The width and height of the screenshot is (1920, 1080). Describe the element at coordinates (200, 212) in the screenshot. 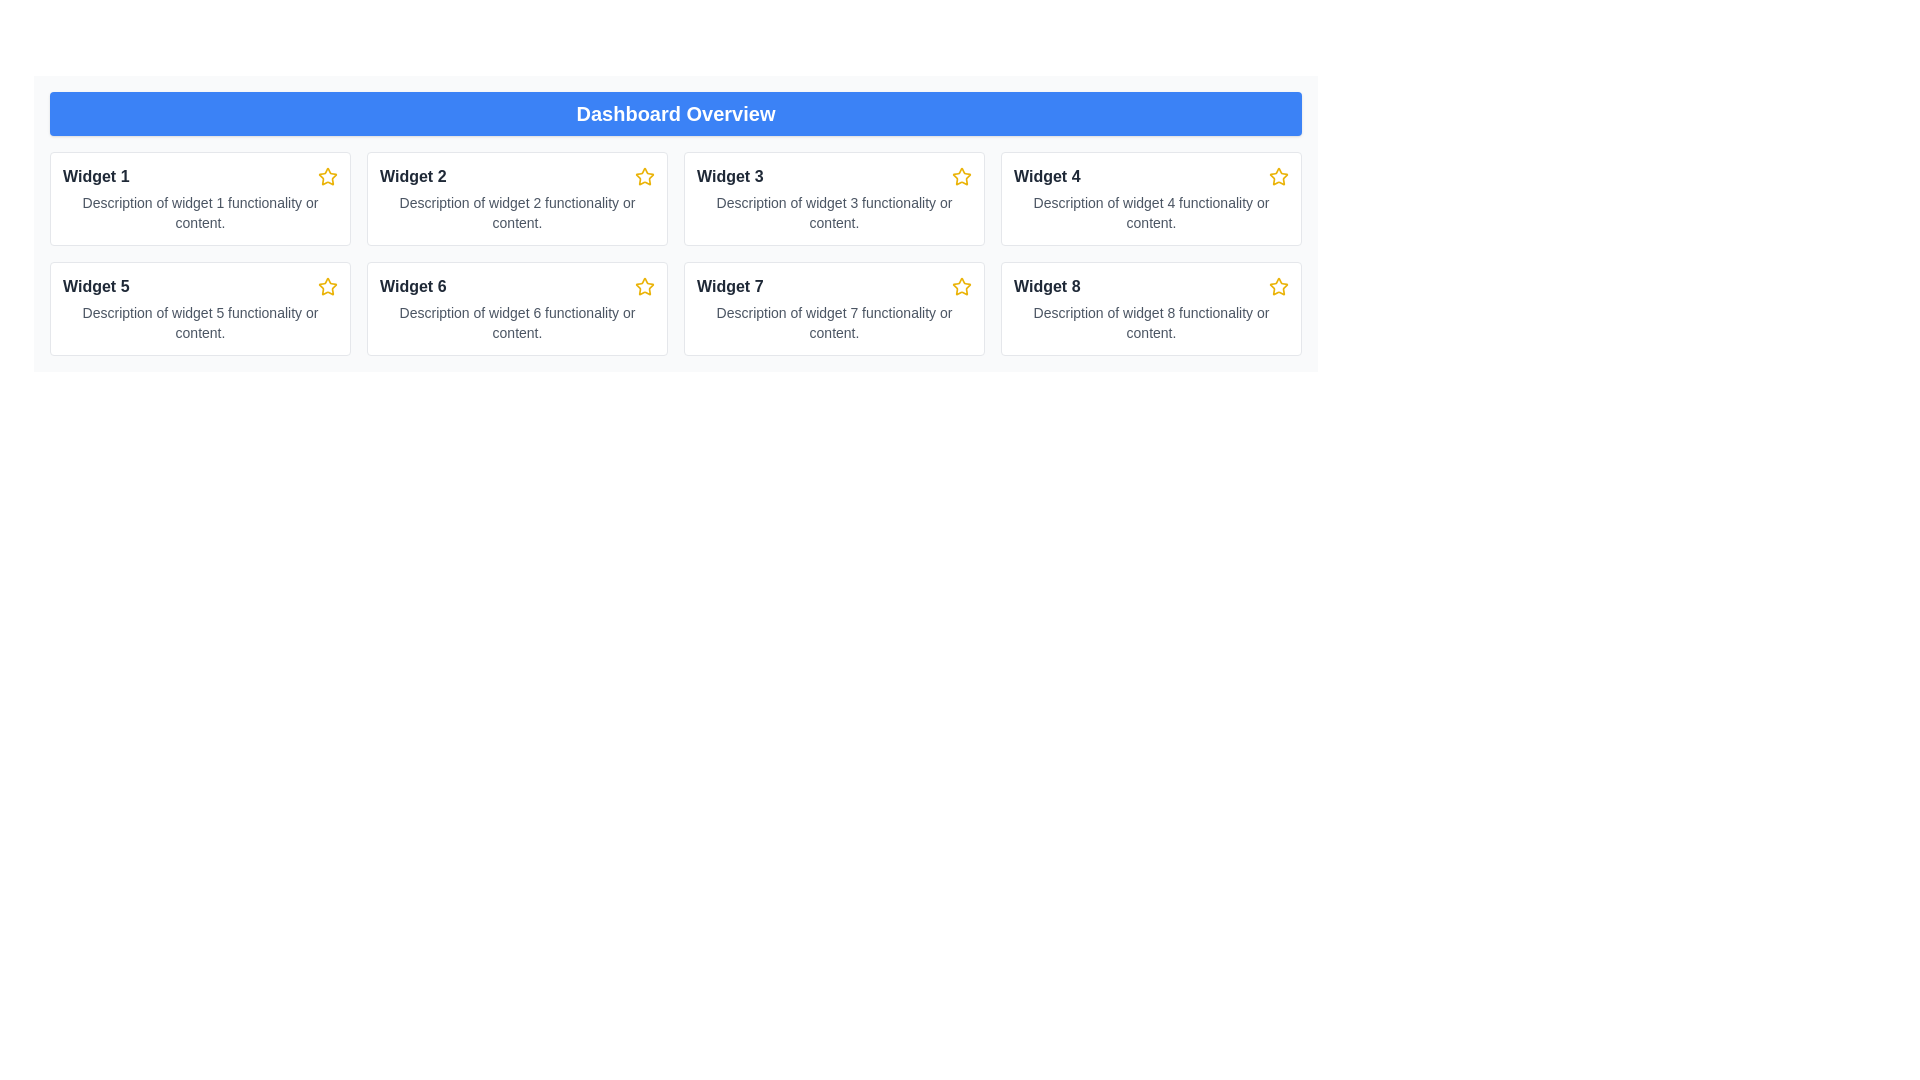

I see `the text label providing a summary of Widget 1's functionality, located underneath the title and star icon in the card labeled 'Widget 1'` at that location.